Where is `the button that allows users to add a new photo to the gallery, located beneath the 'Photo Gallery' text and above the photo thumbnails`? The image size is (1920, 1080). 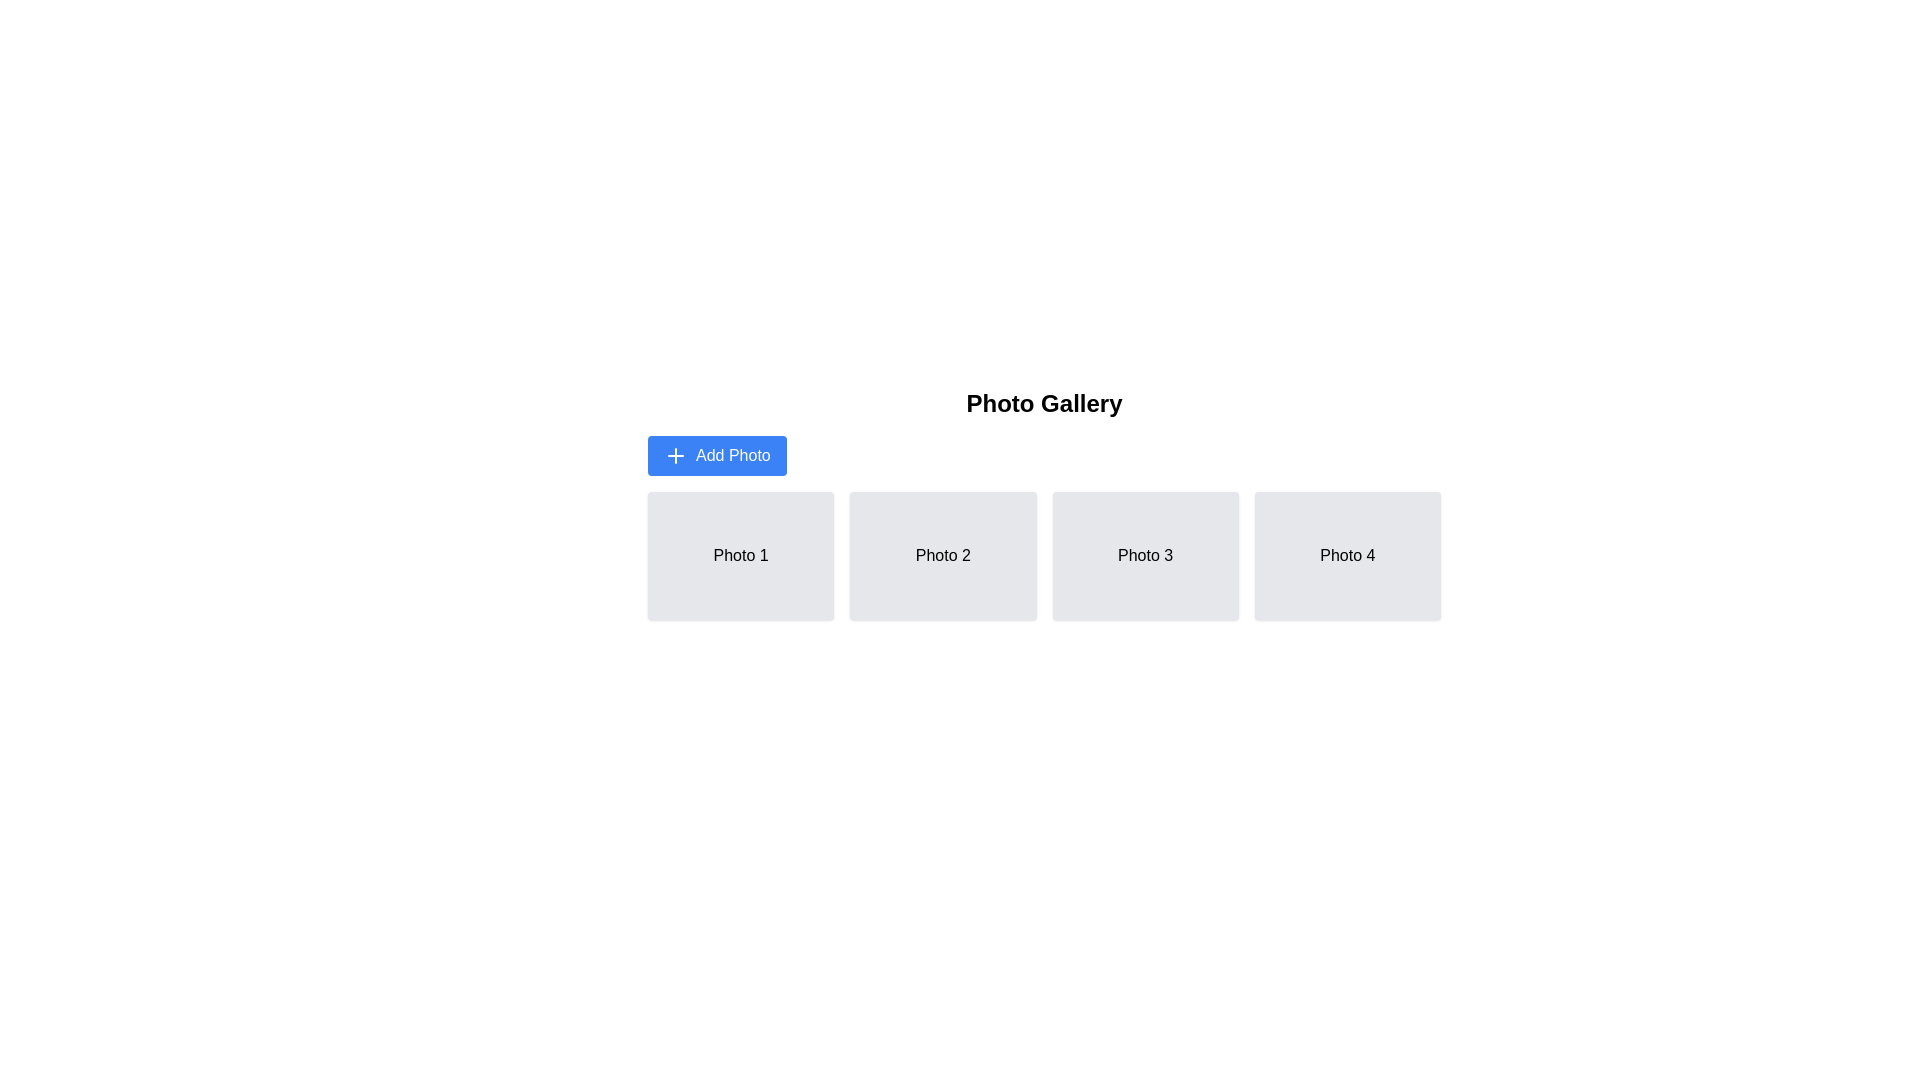
the button that allows users to add a new photo to the gallery, located beneath the 'Photo Gallery' text and above the photo thumbnails is located at coordinates (717, 455).